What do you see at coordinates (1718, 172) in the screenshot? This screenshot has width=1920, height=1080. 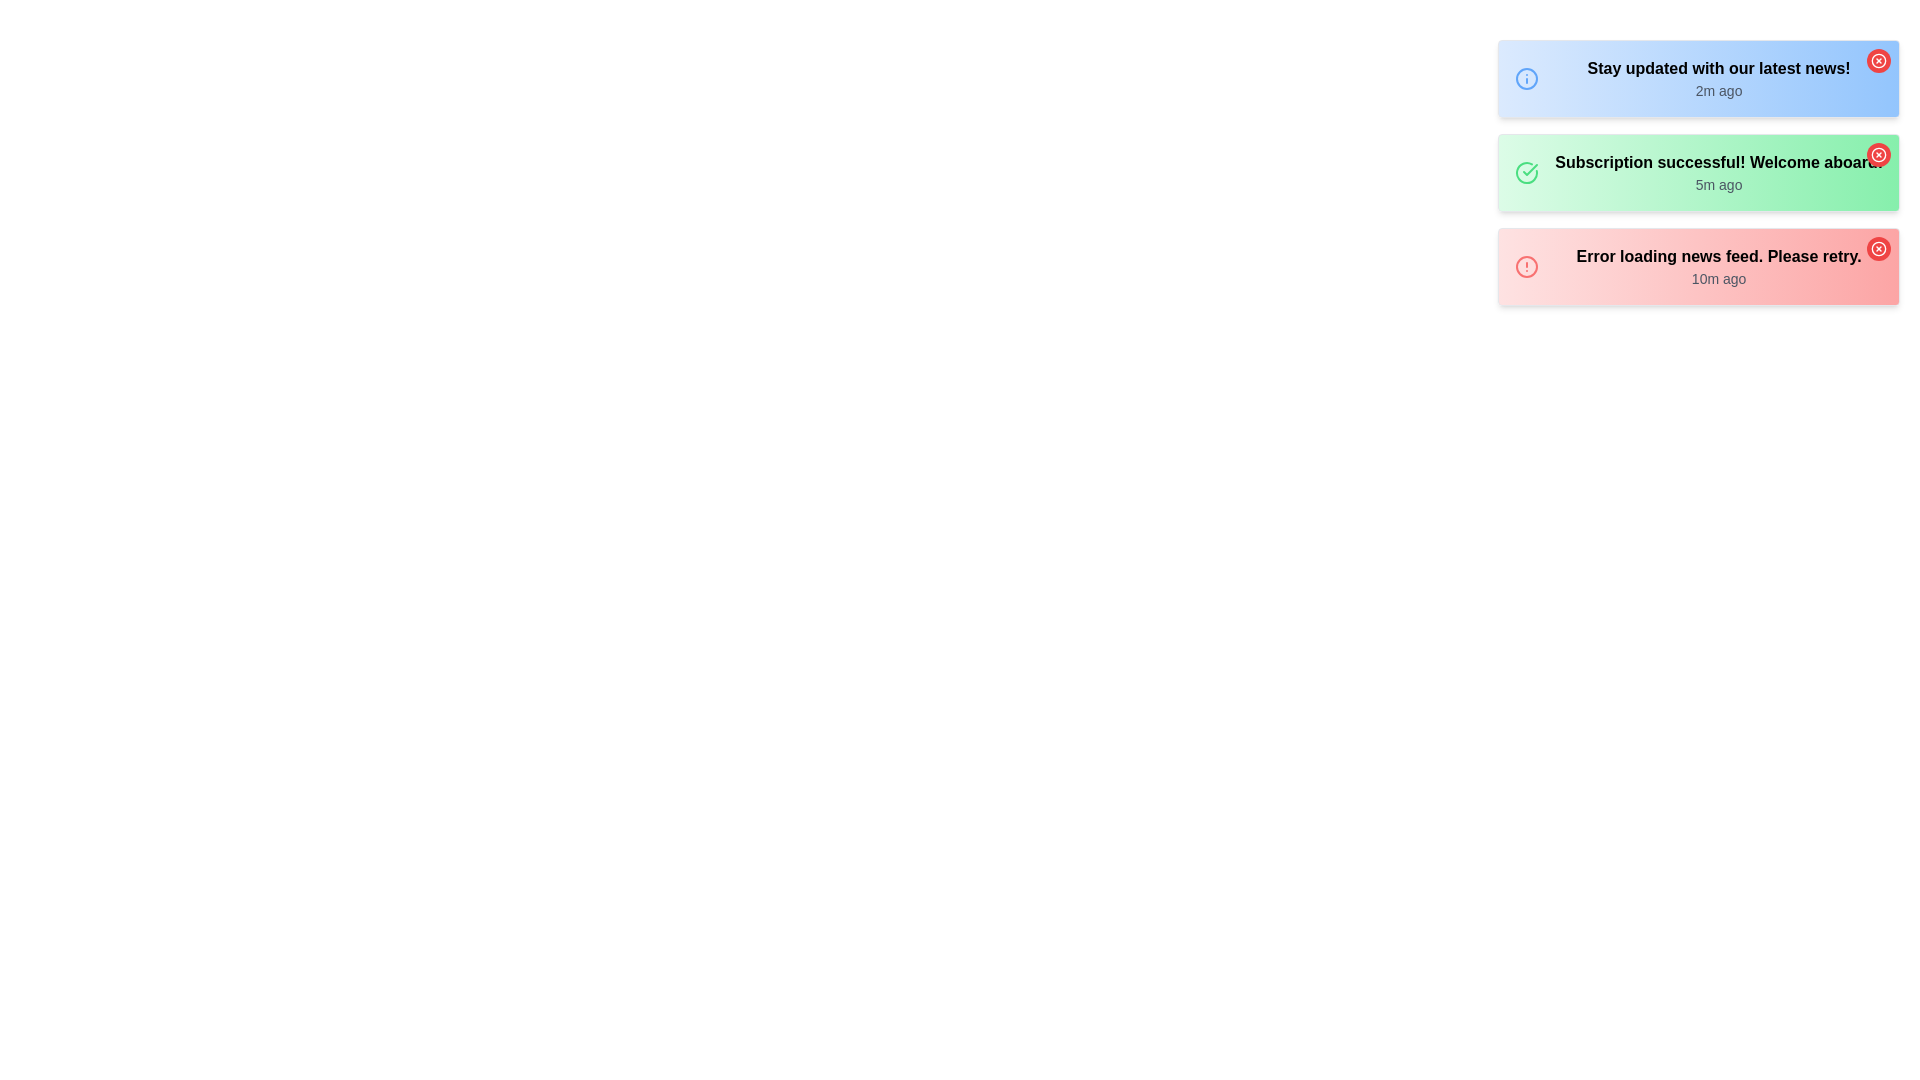 I see `the time information displayed` at bounding box center [1718, 172].